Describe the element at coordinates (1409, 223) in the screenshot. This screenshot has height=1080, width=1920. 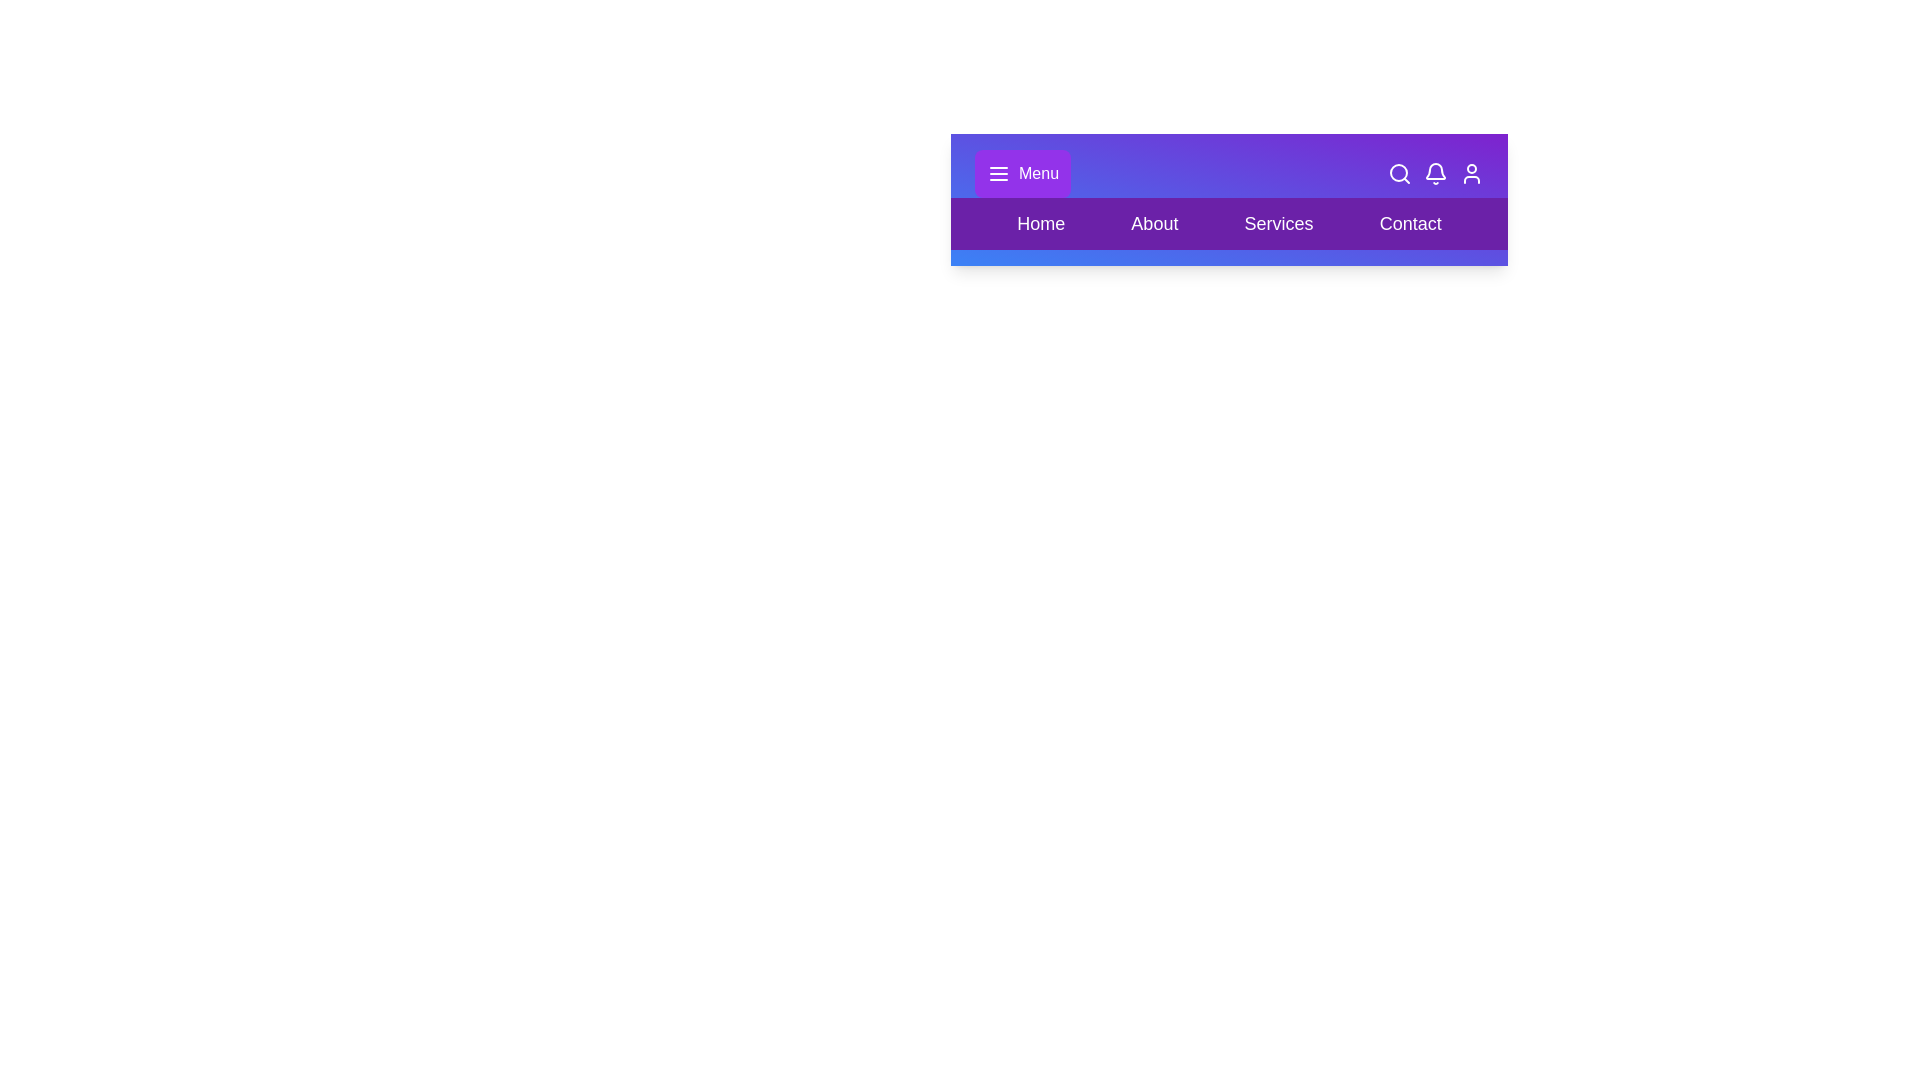
I see `the navigation option Contact` at that location.